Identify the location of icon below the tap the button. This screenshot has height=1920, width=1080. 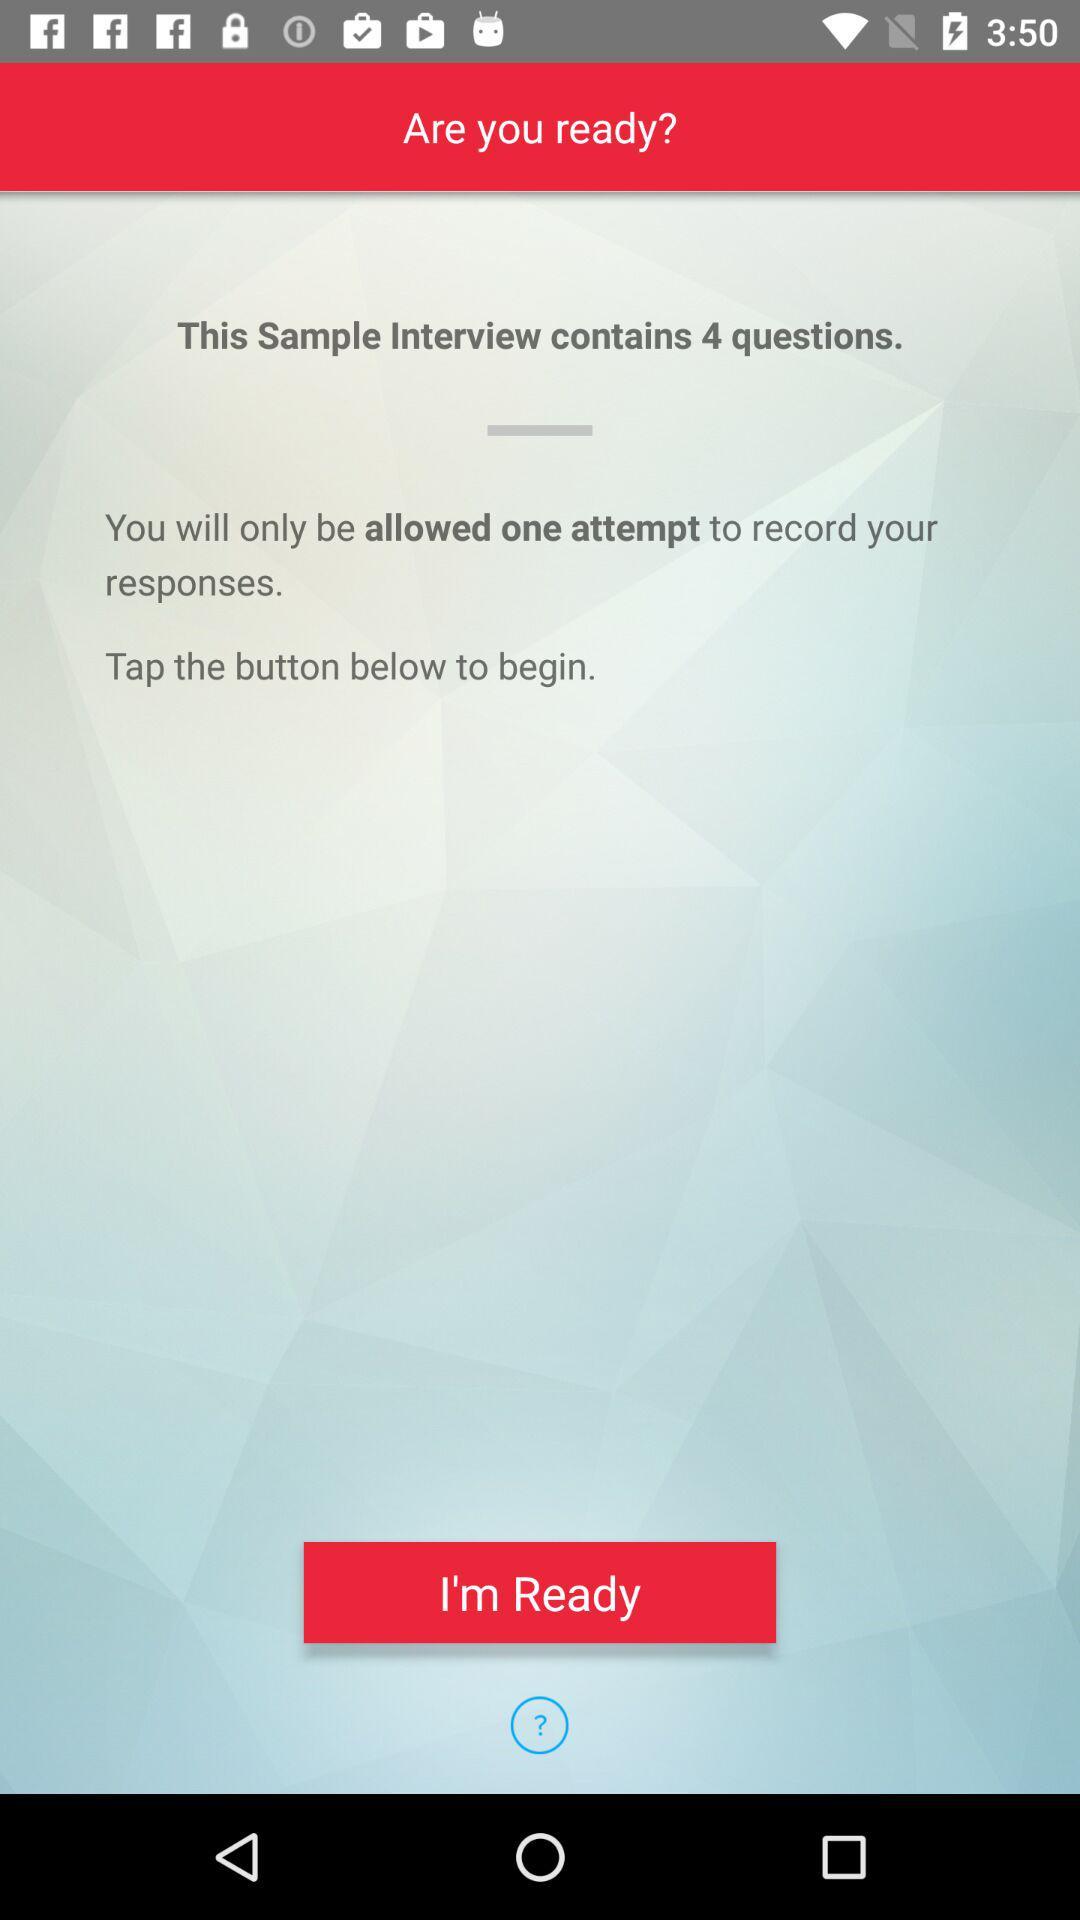
(540, 1591).